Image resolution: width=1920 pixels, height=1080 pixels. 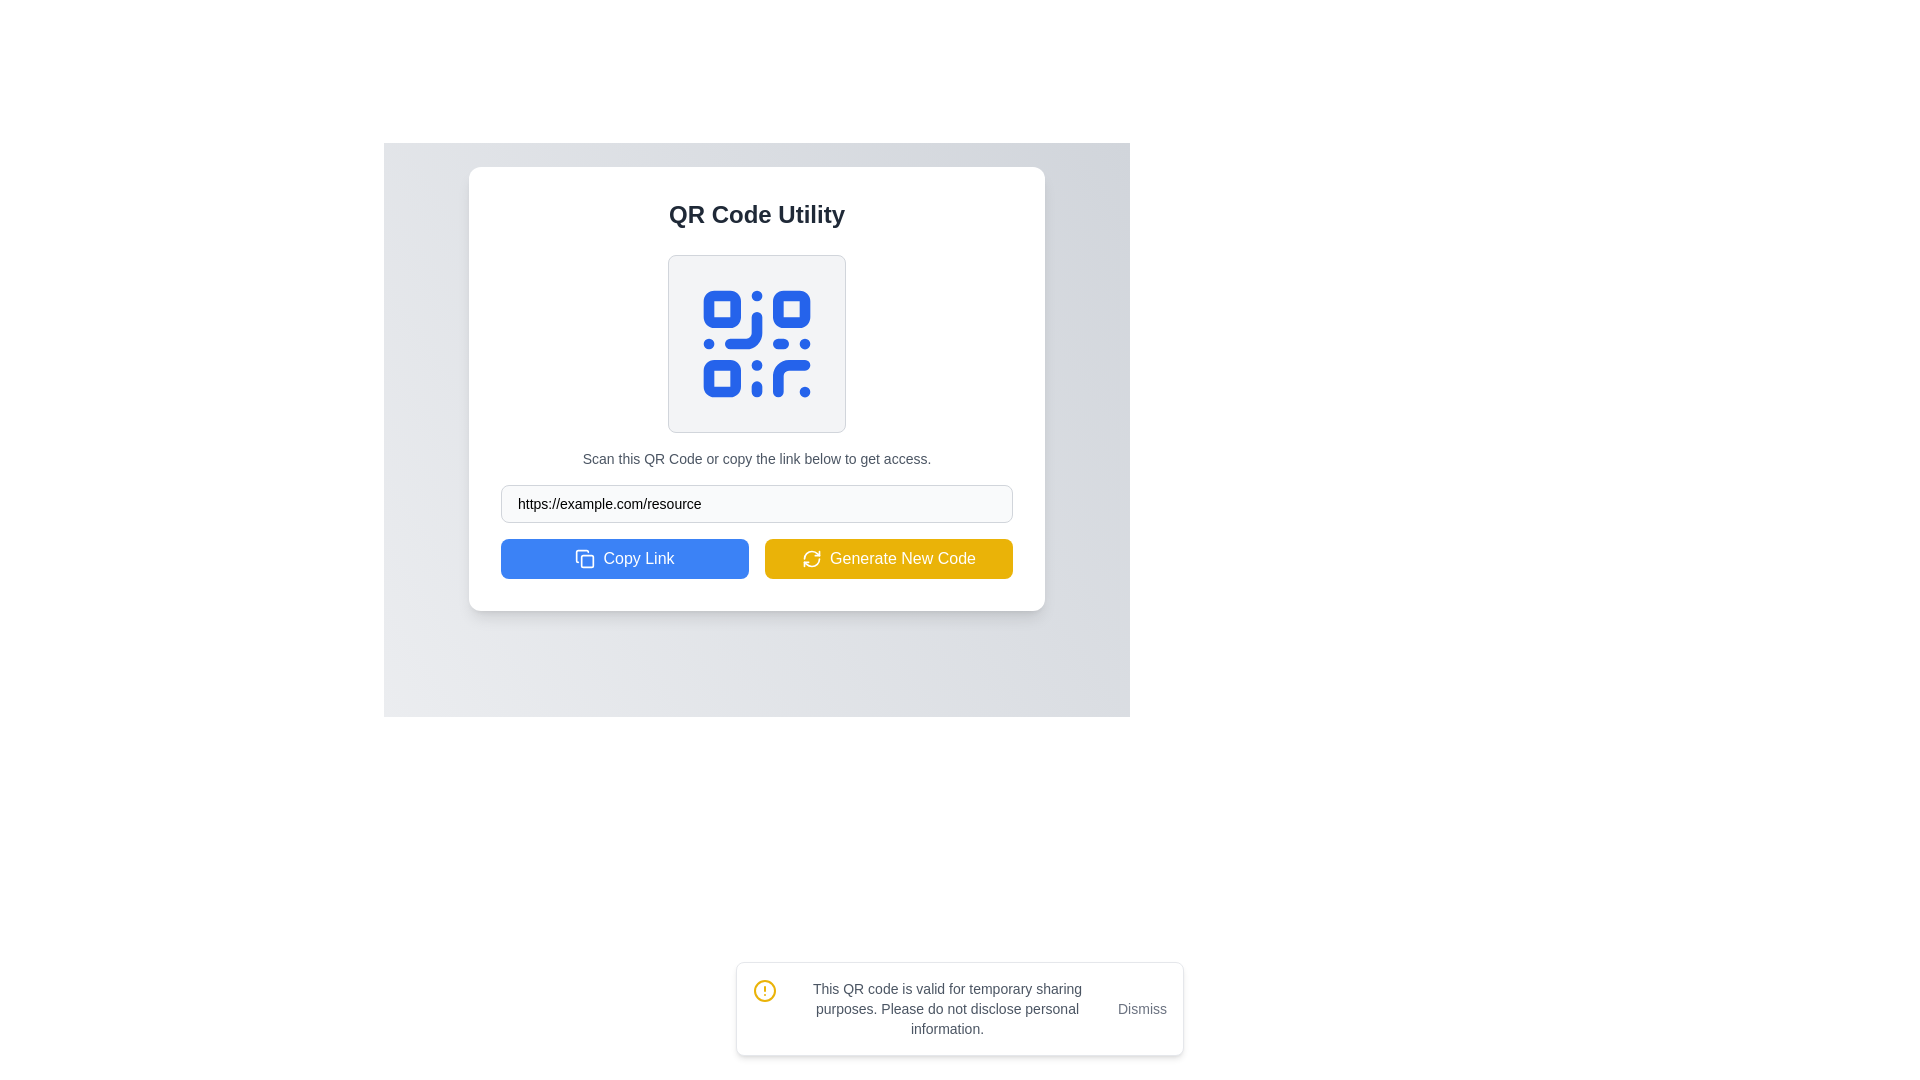 I want to click on the decorative icon to the left of the 'Copy Link' button, which visually supports the button's action, so click(x=584, y=559).